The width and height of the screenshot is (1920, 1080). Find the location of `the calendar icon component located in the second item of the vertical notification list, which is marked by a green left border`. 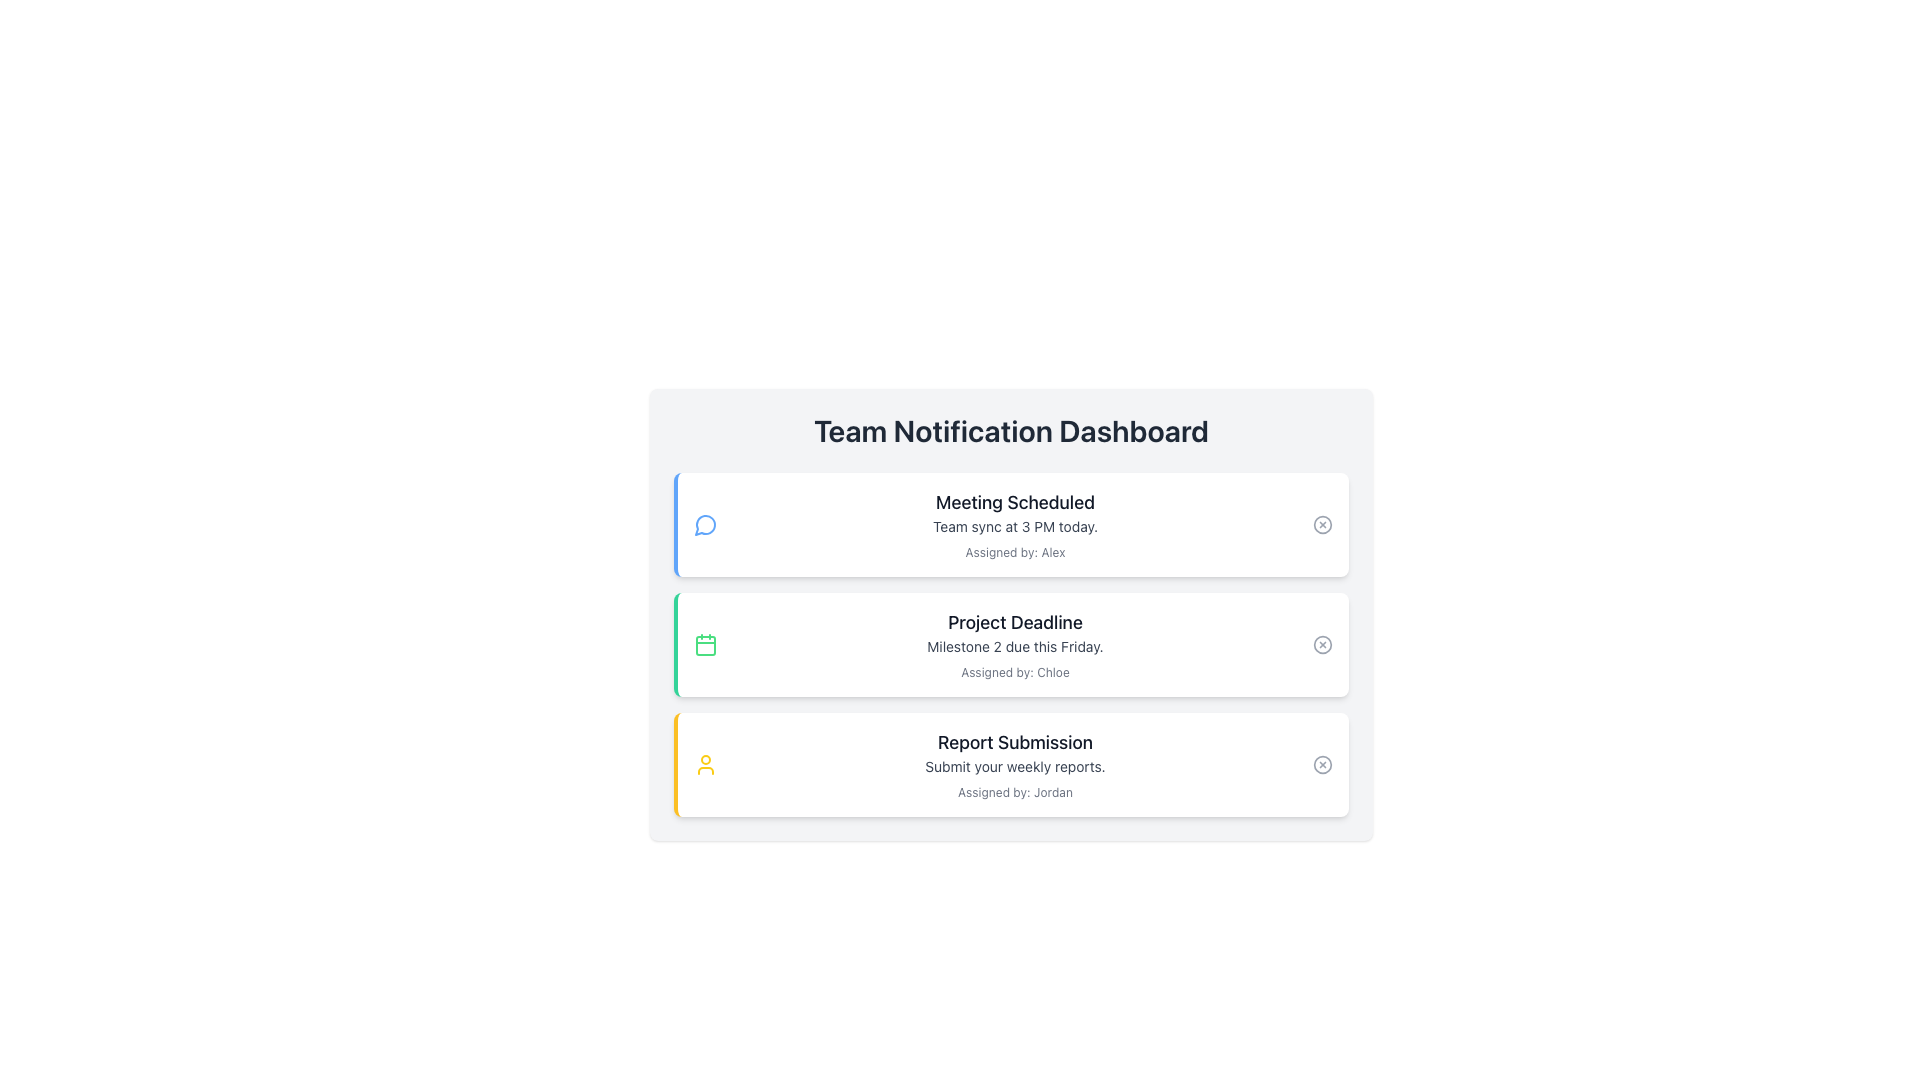

the calendar icon component located in the second item of the vertical notification list, which is marked by a green left border is located at coordinates (705, 645).